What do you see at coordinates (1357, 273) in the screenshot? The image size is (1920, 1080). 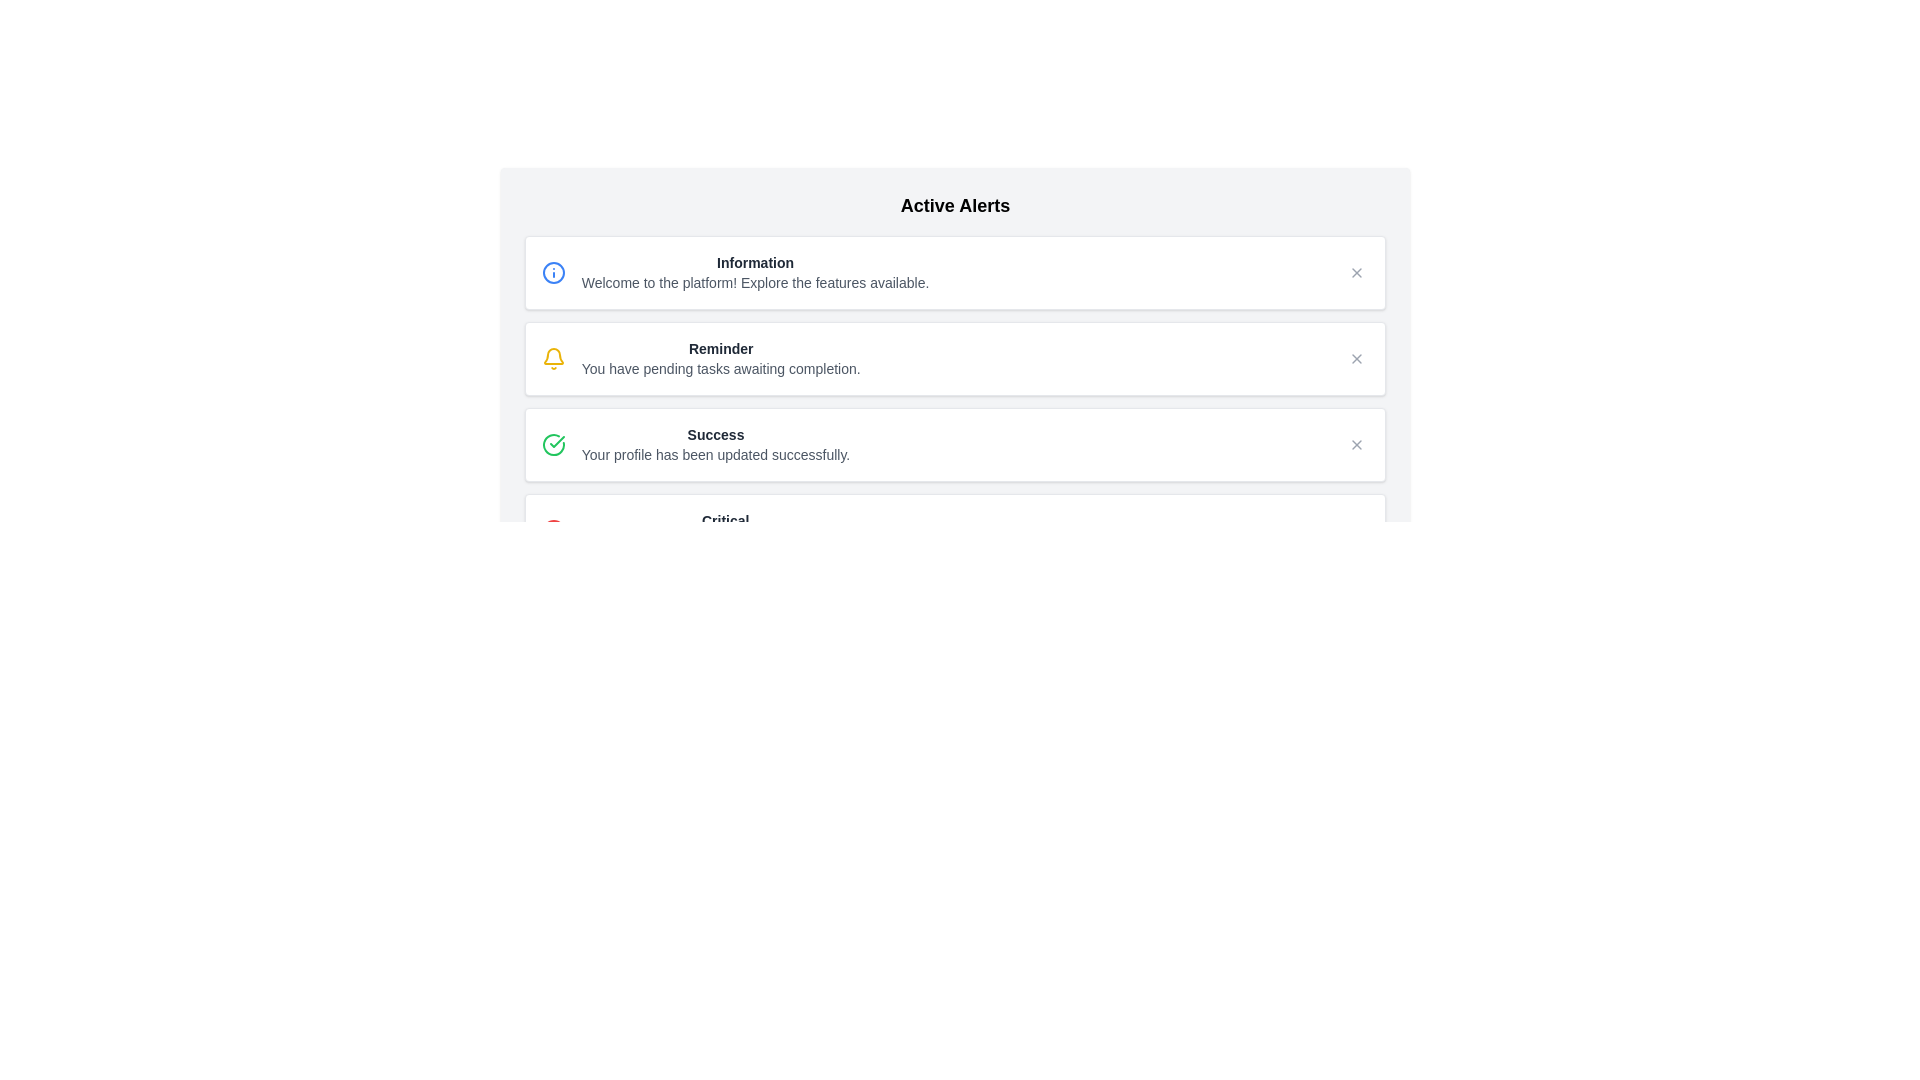 I see `the dismiss button located at the top-right corner of the 'Information' notification card to change the text color from gray to black` at bounding box center [1357, 273].